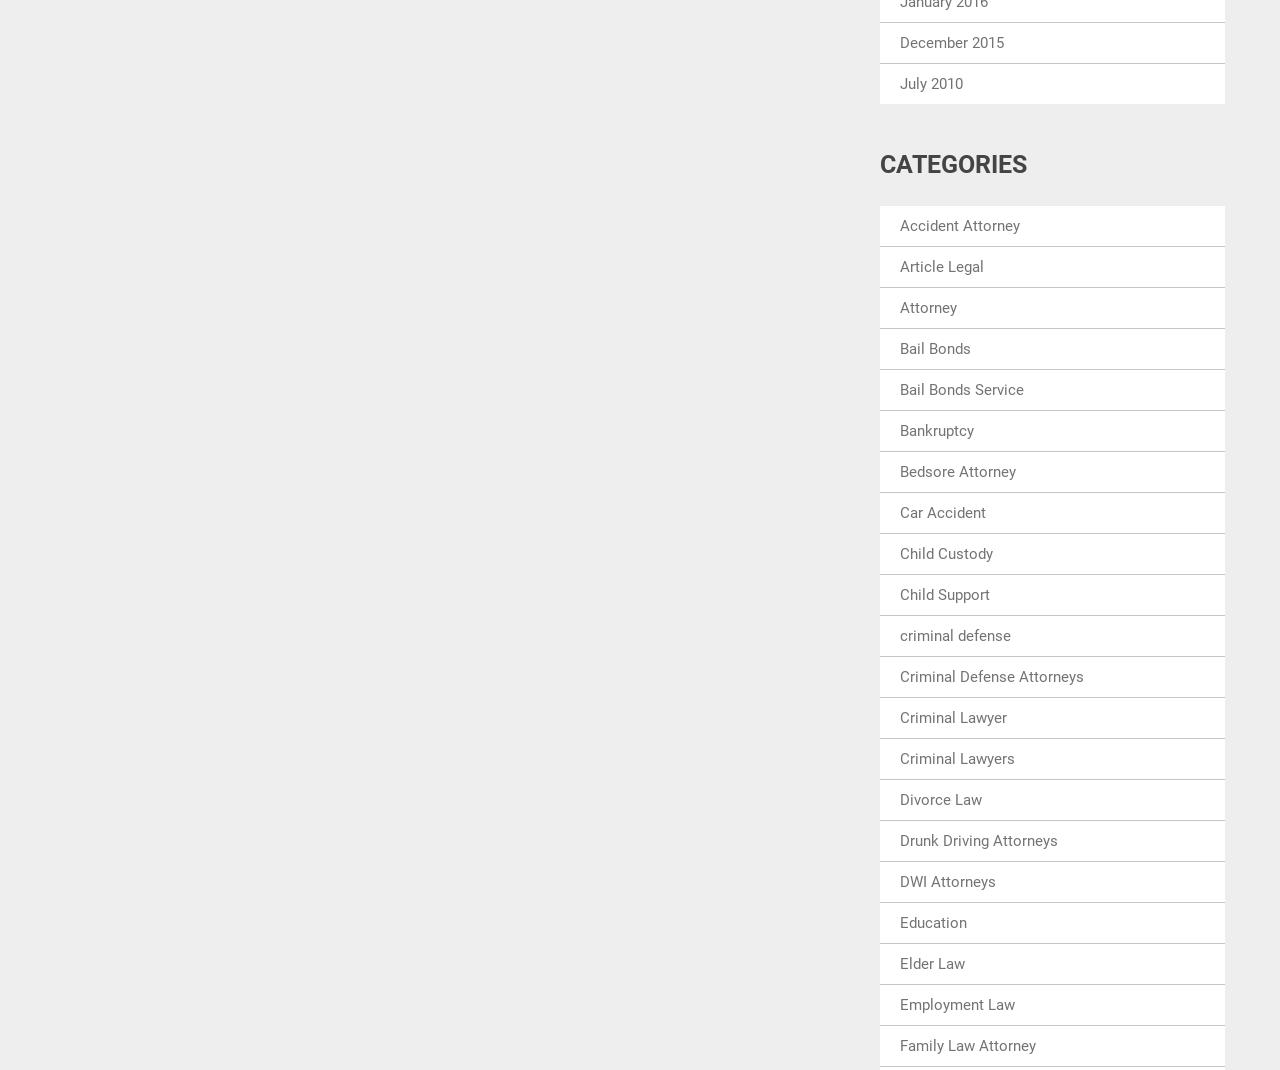  I want to click on 'Divorce Law', so click(940, 797).